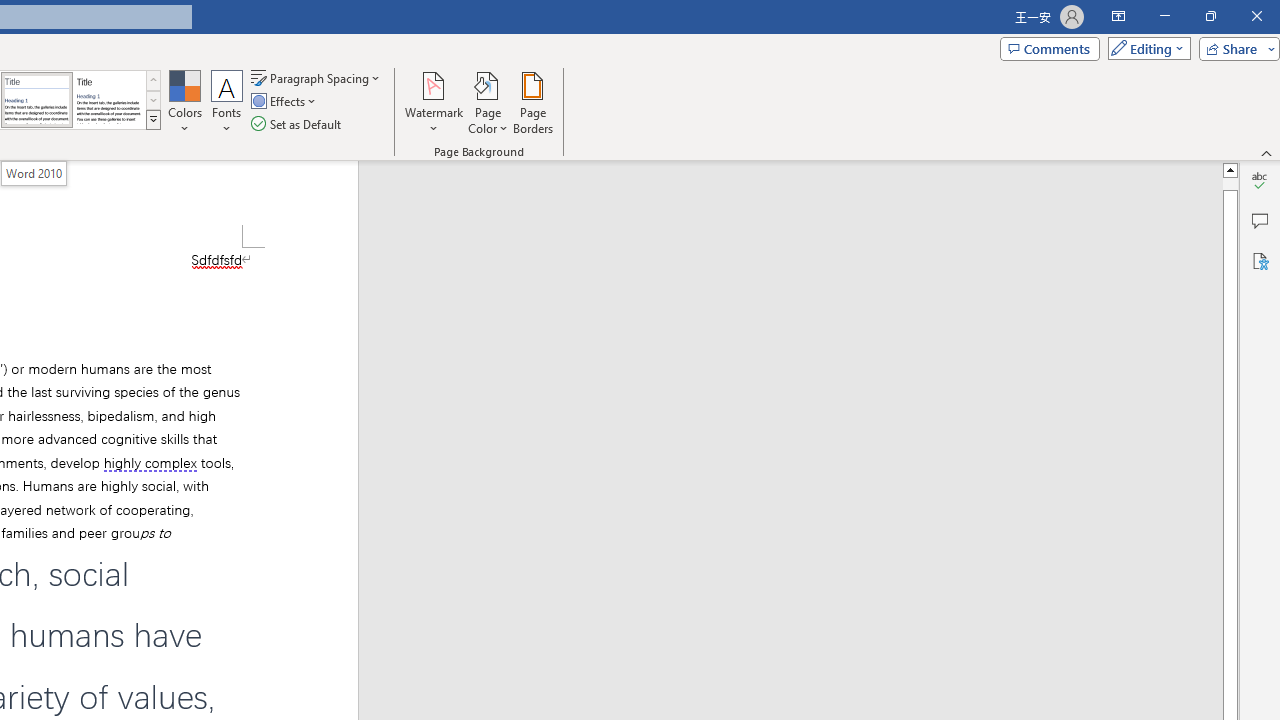 The height and width of the screenshot is (720, 1280). I want to click on 'Paragraph Spacing', so click(316, 77).